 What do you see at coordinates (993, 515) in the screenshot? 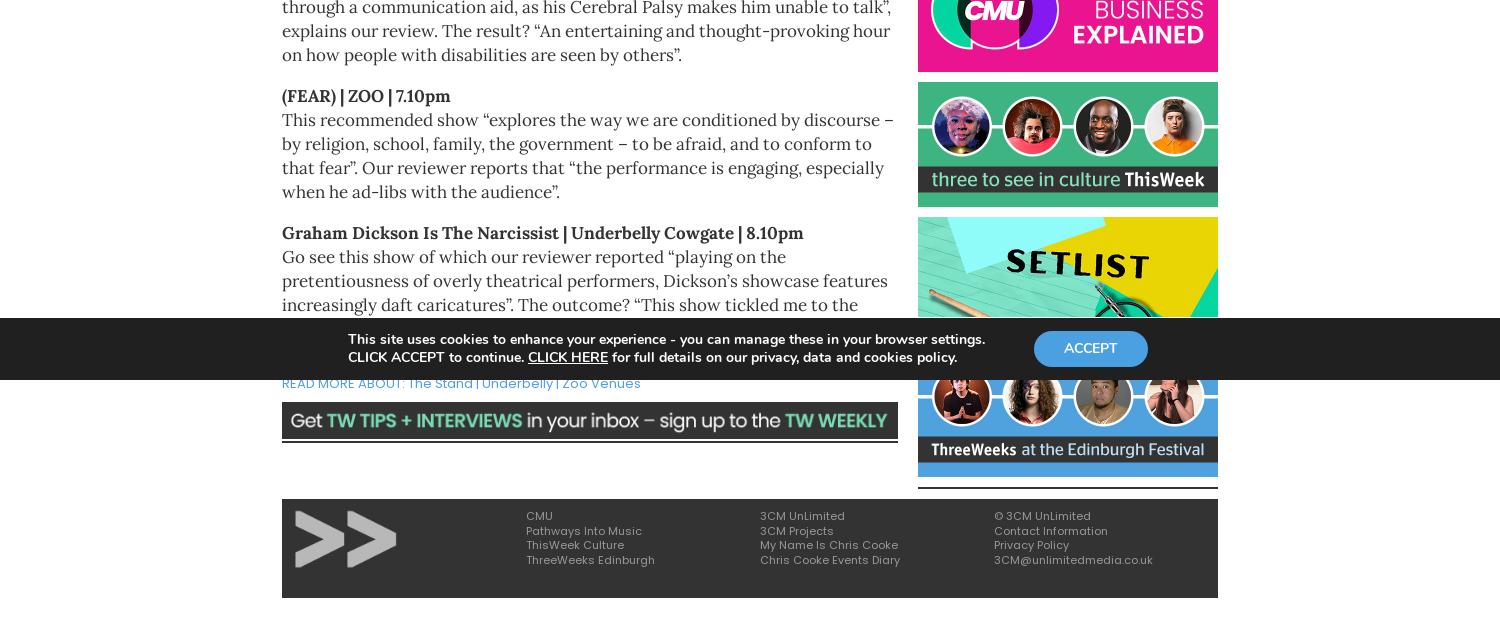
I see `'© 3CM UnLimited'` at bounding box center [993, 515].